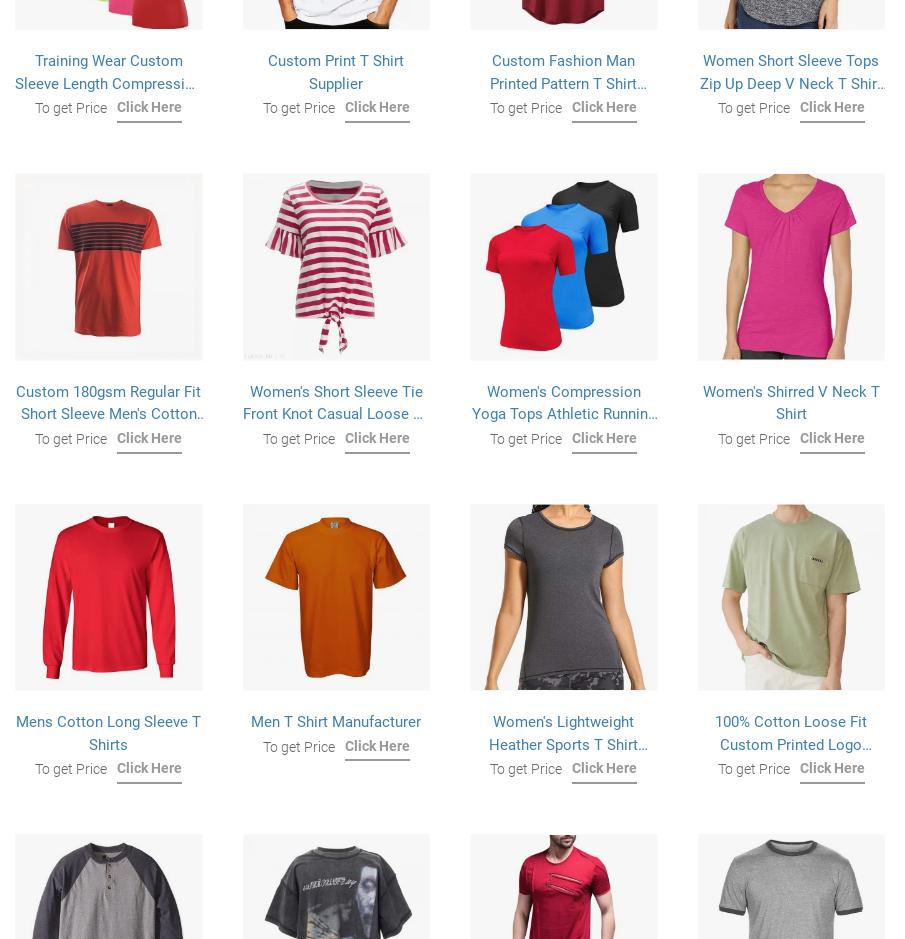  What do you see at coordinates (488, 765) in the screenshot?
I see `'Women's Lightweight Heather Sports T Shirt Activewear Running Workout Short Sleeve Shirts'` at bounding box center [488, 765].